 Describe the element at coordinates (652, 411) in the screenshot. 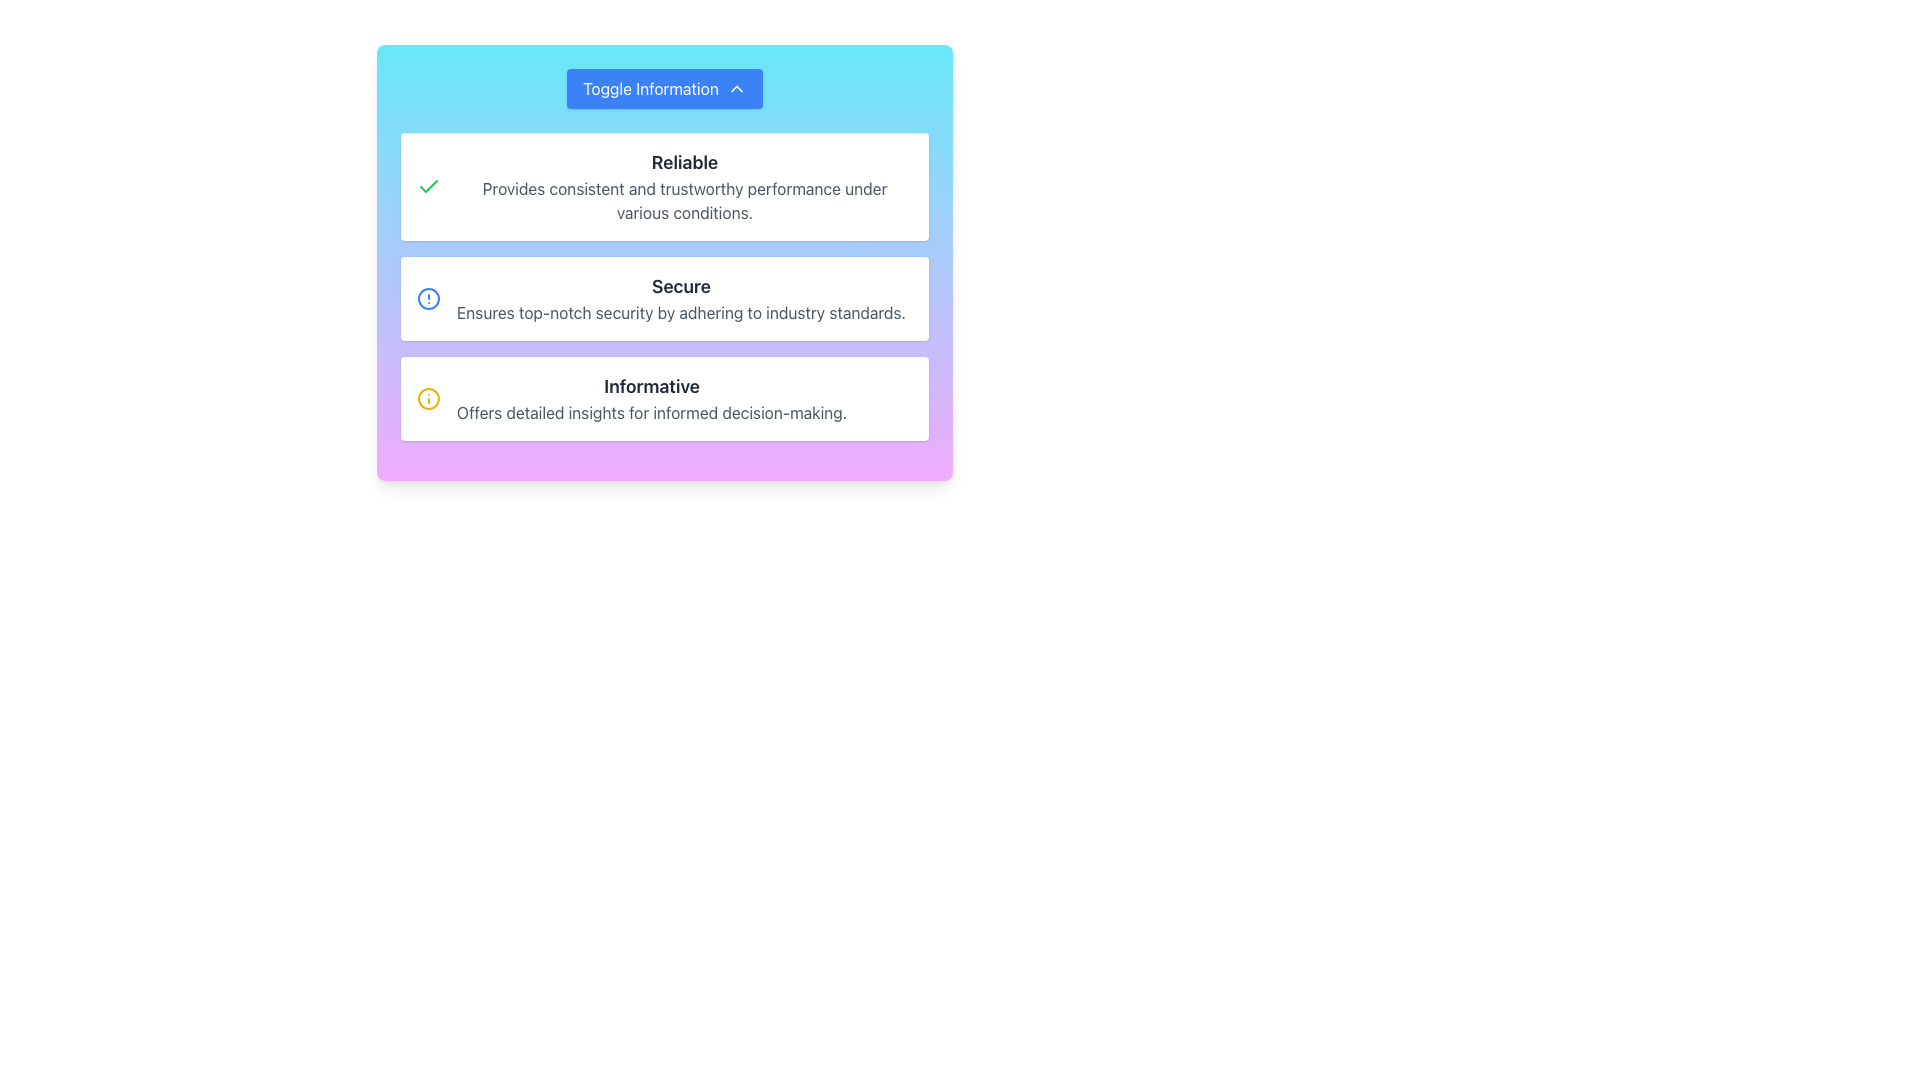

I see `the gray-colored text component that reads 'Offers detailed insights for informed decision-making.' located below the bolded title 'Informative'` at that location.